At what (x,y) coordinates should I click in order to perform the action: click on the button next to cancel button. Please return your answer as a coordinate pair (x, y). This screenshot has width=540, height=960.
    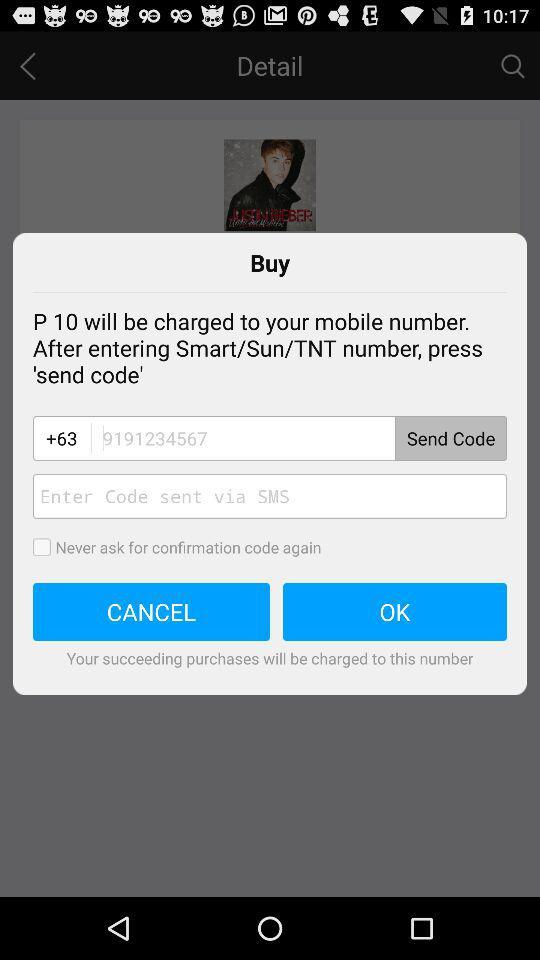
    Looking at the image, I should click on (395, 611).